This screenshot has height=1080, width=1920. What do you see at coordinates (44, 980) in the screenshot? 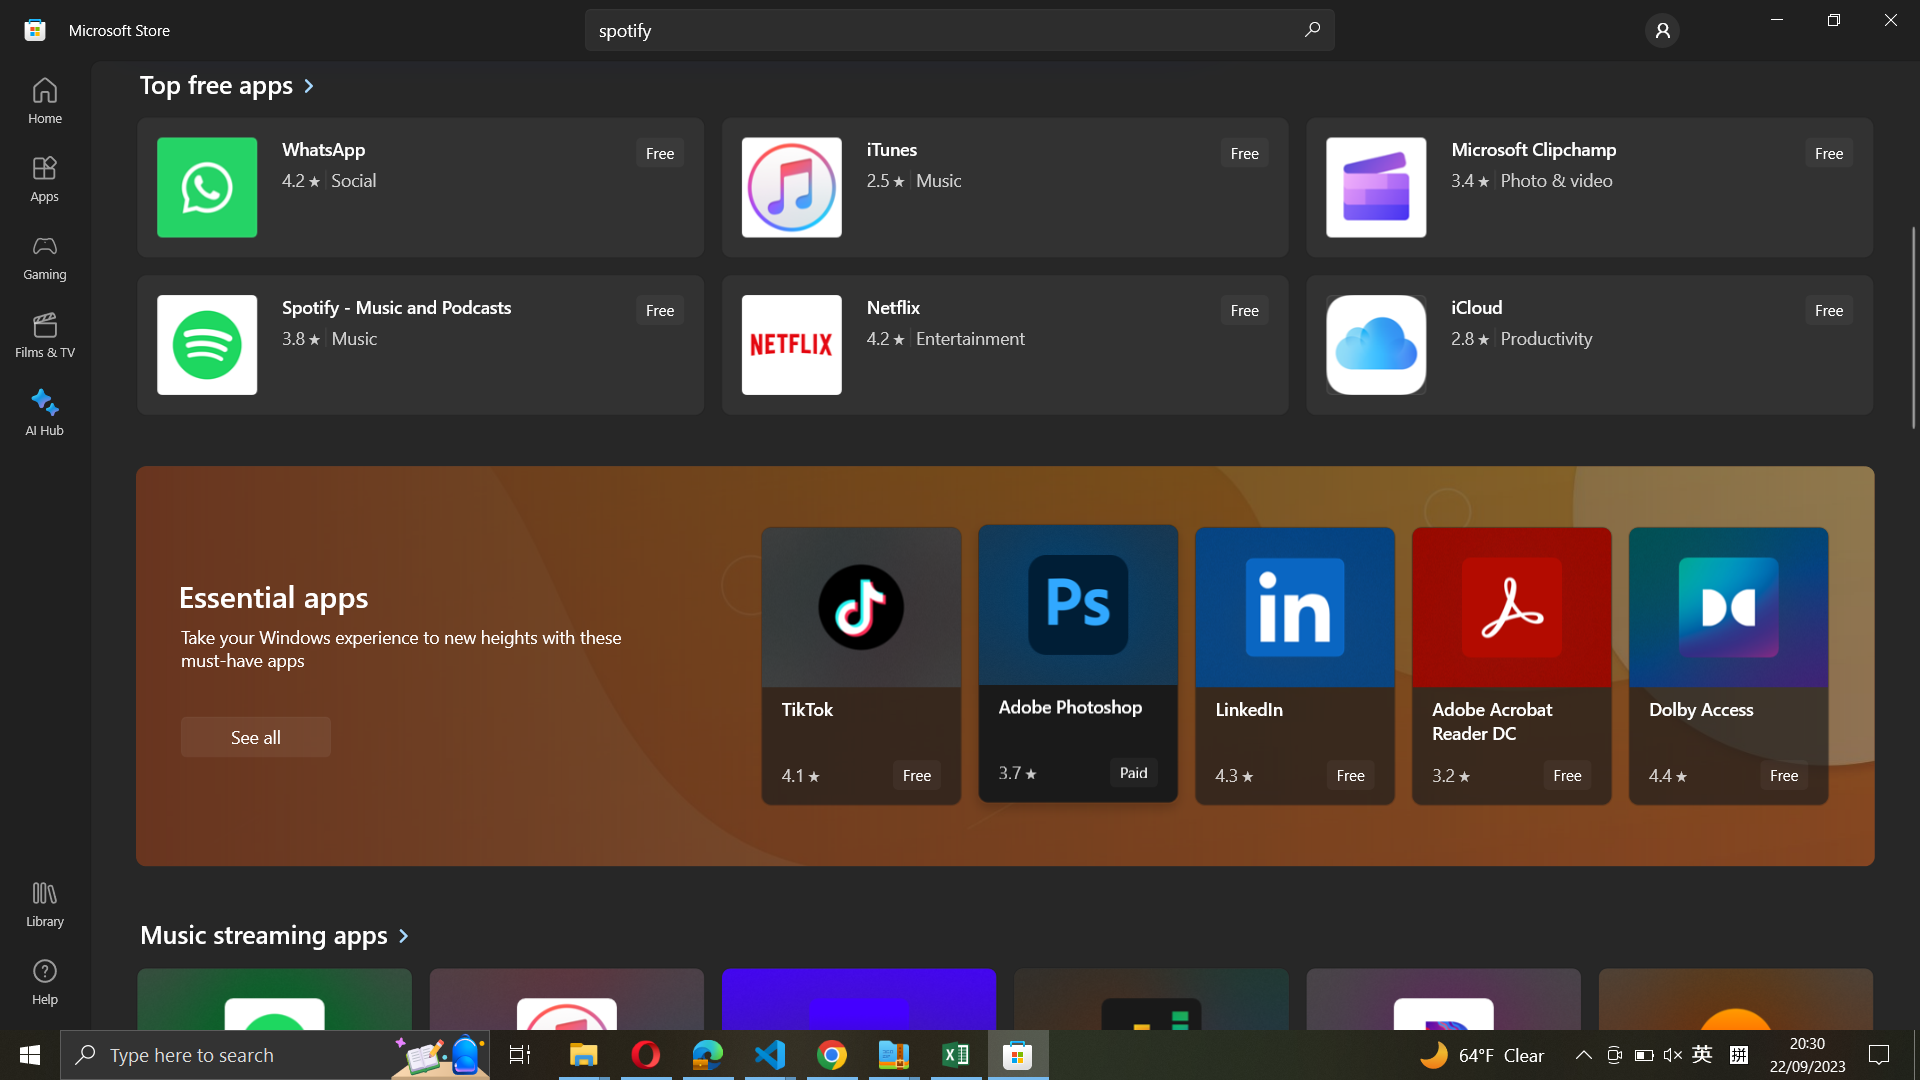
I see `Help` at bounding box center [44, 980].